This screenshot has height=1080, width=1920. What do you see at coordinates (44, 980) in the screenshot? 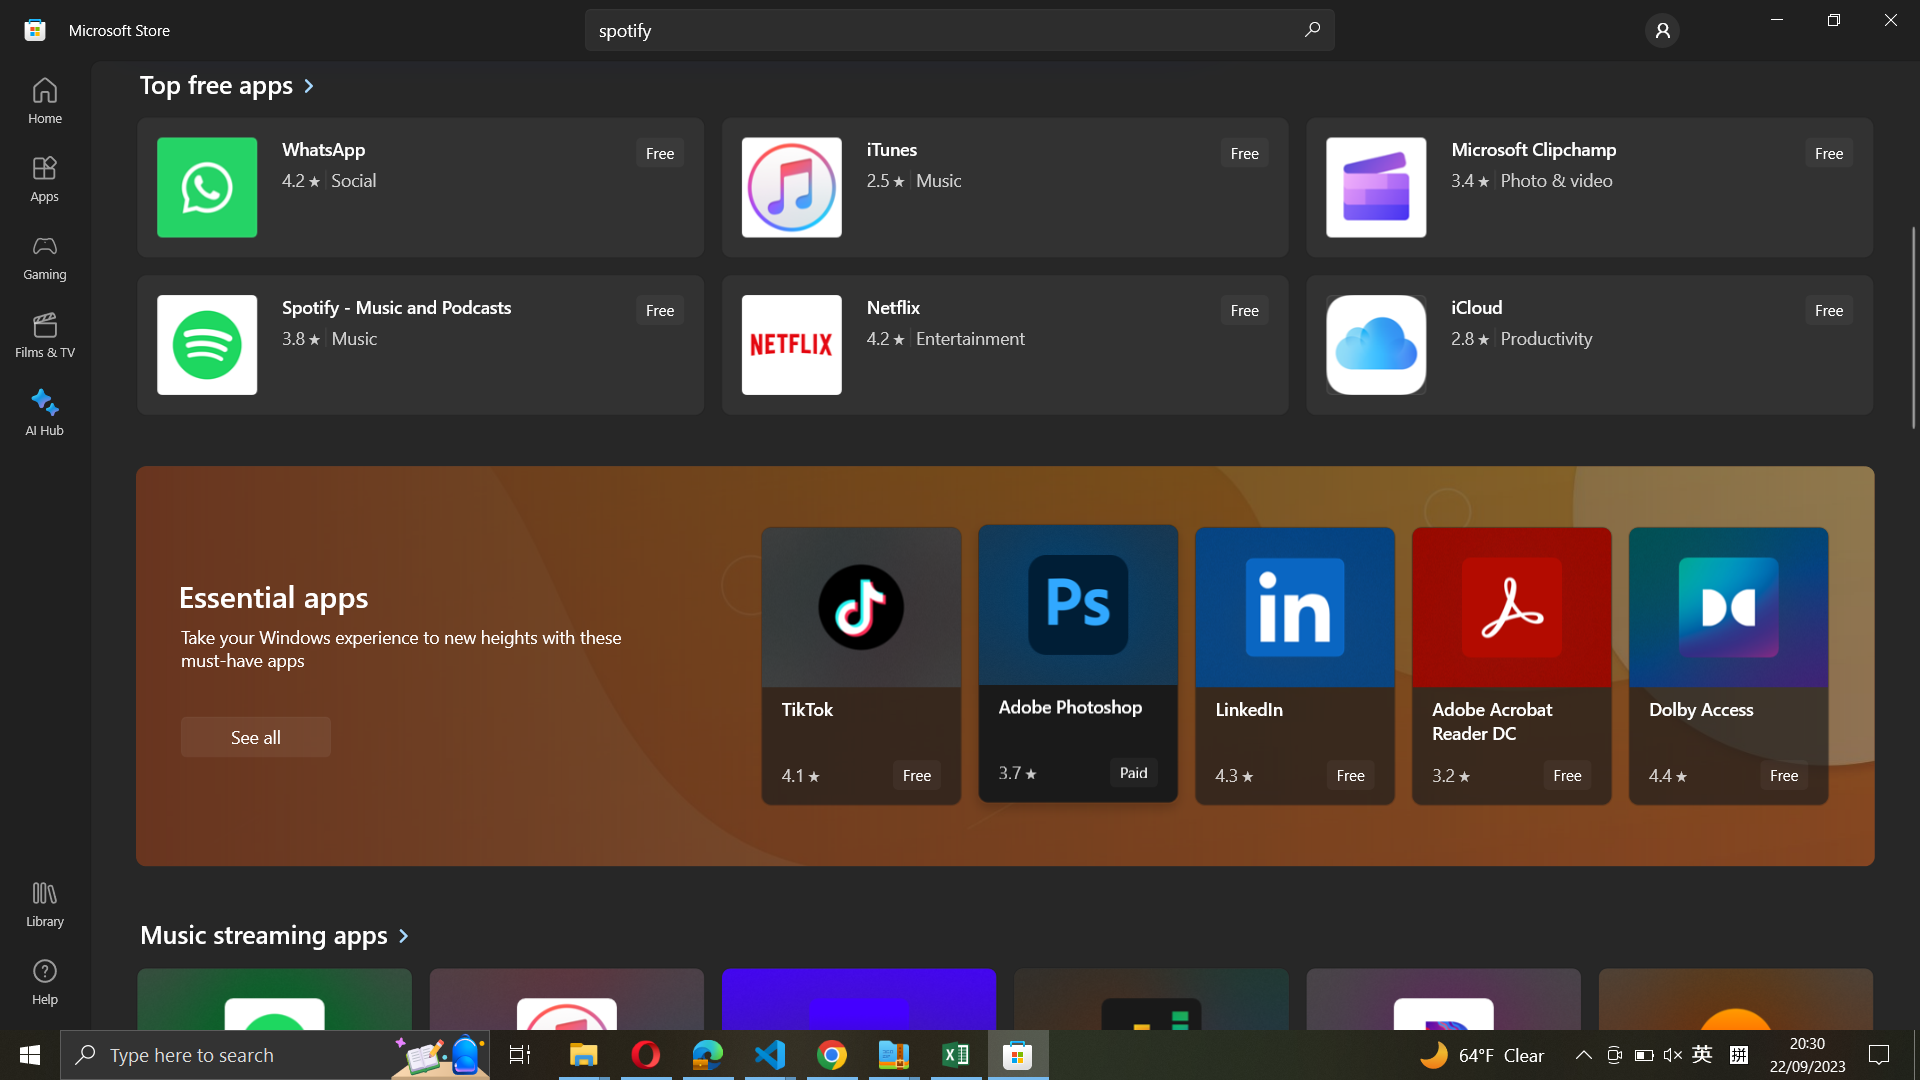
I see `Help` at bounding box center [44, 980].